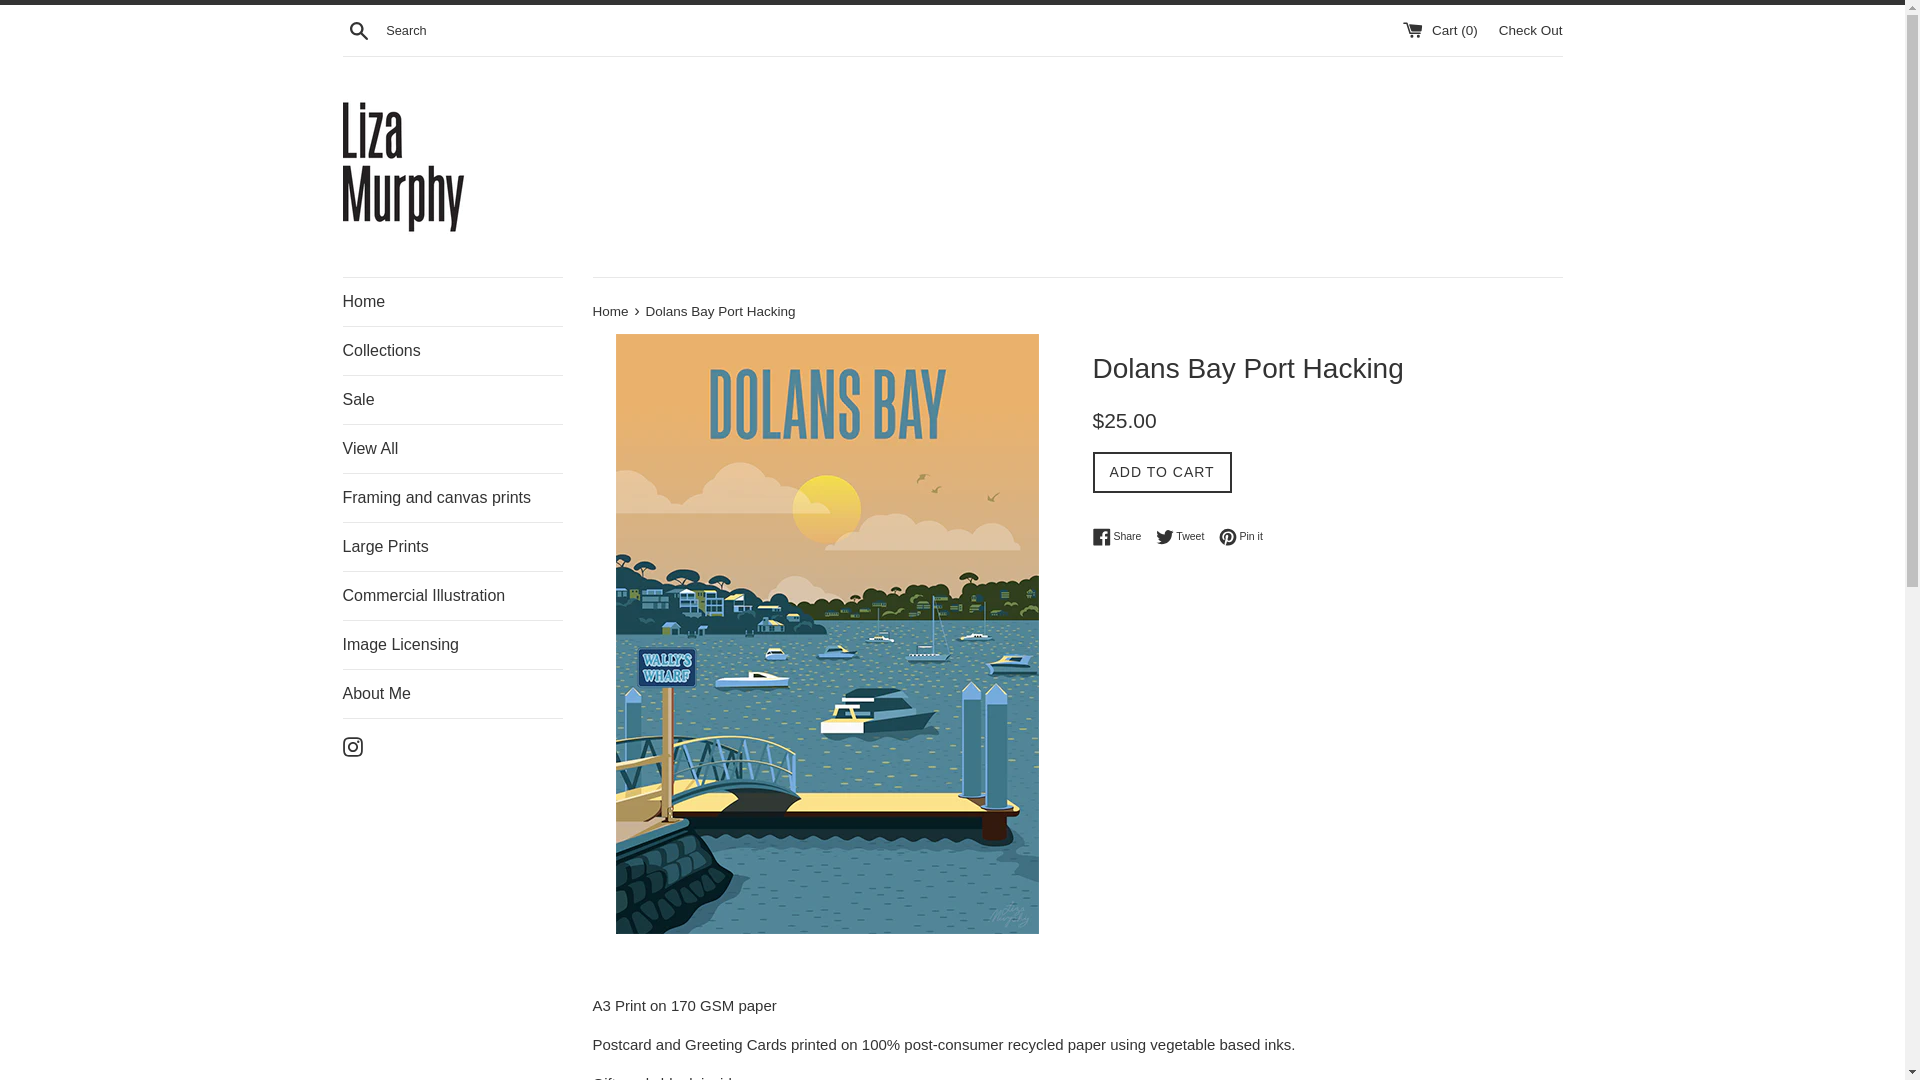 This screenshot has height=1080, width=1920. Describe the element at coordinates (351, 745) in the screenshot. I see `'Instagram'` at that location.